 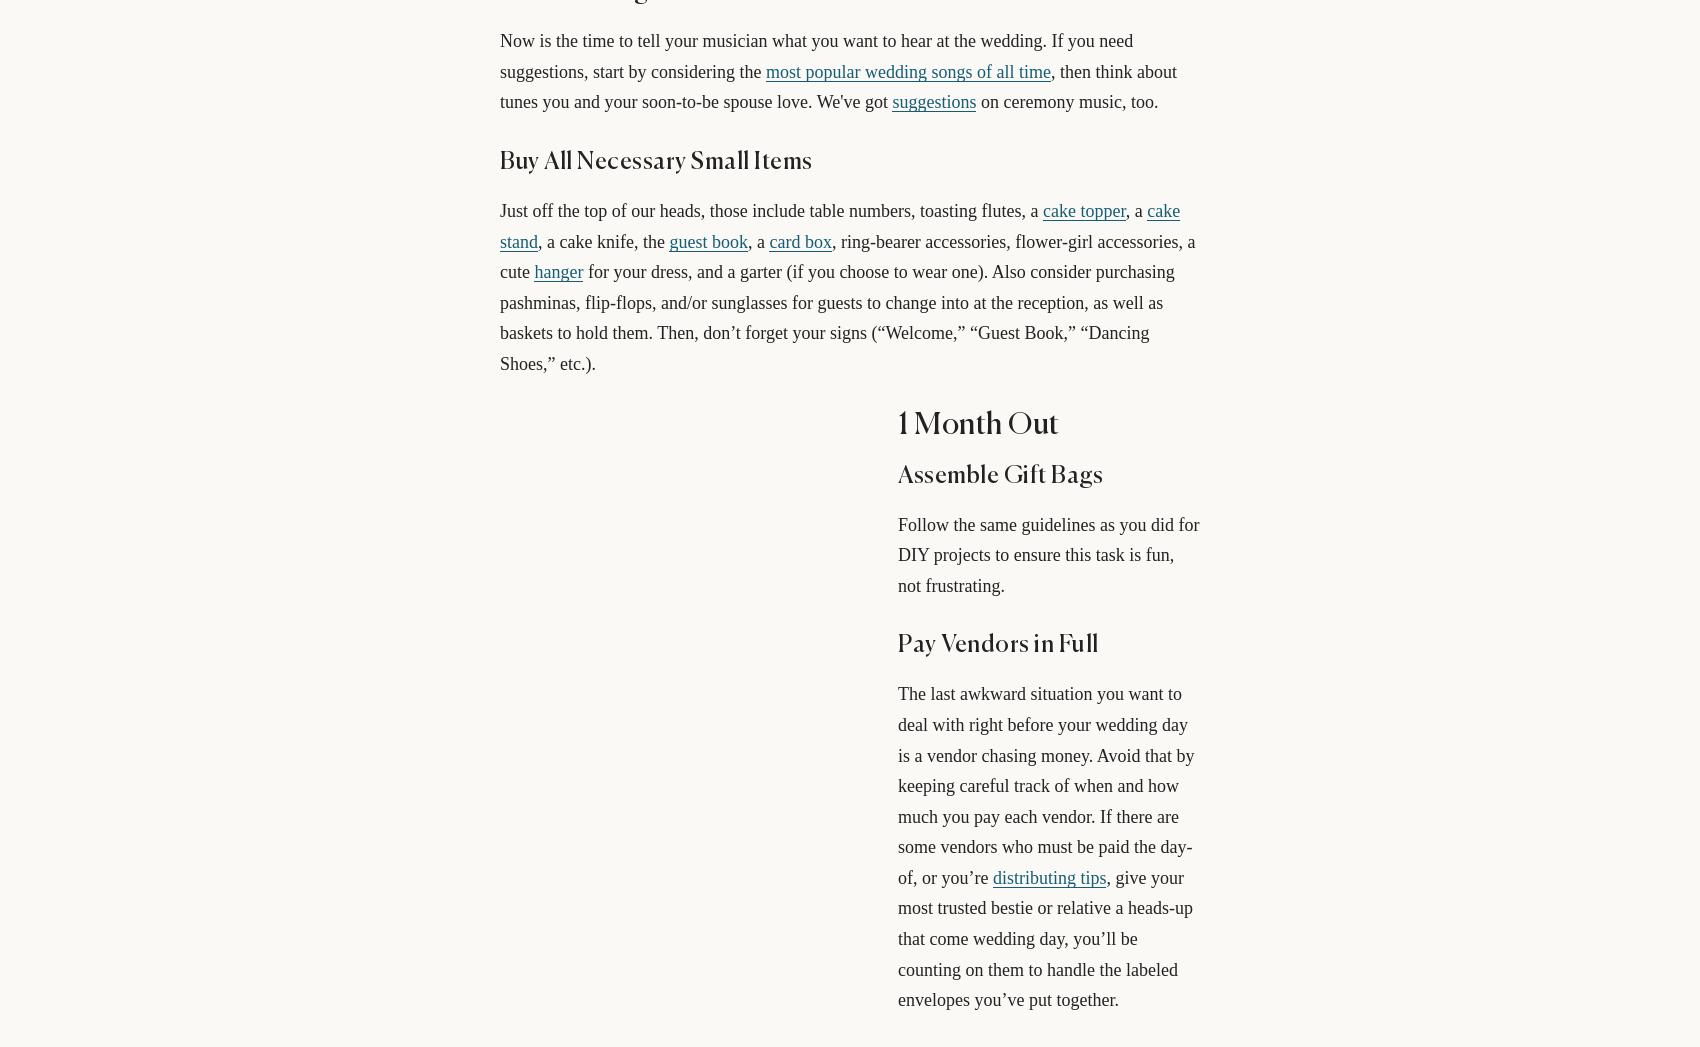 I want to click on 'guest book', so click(x=708, y=241).